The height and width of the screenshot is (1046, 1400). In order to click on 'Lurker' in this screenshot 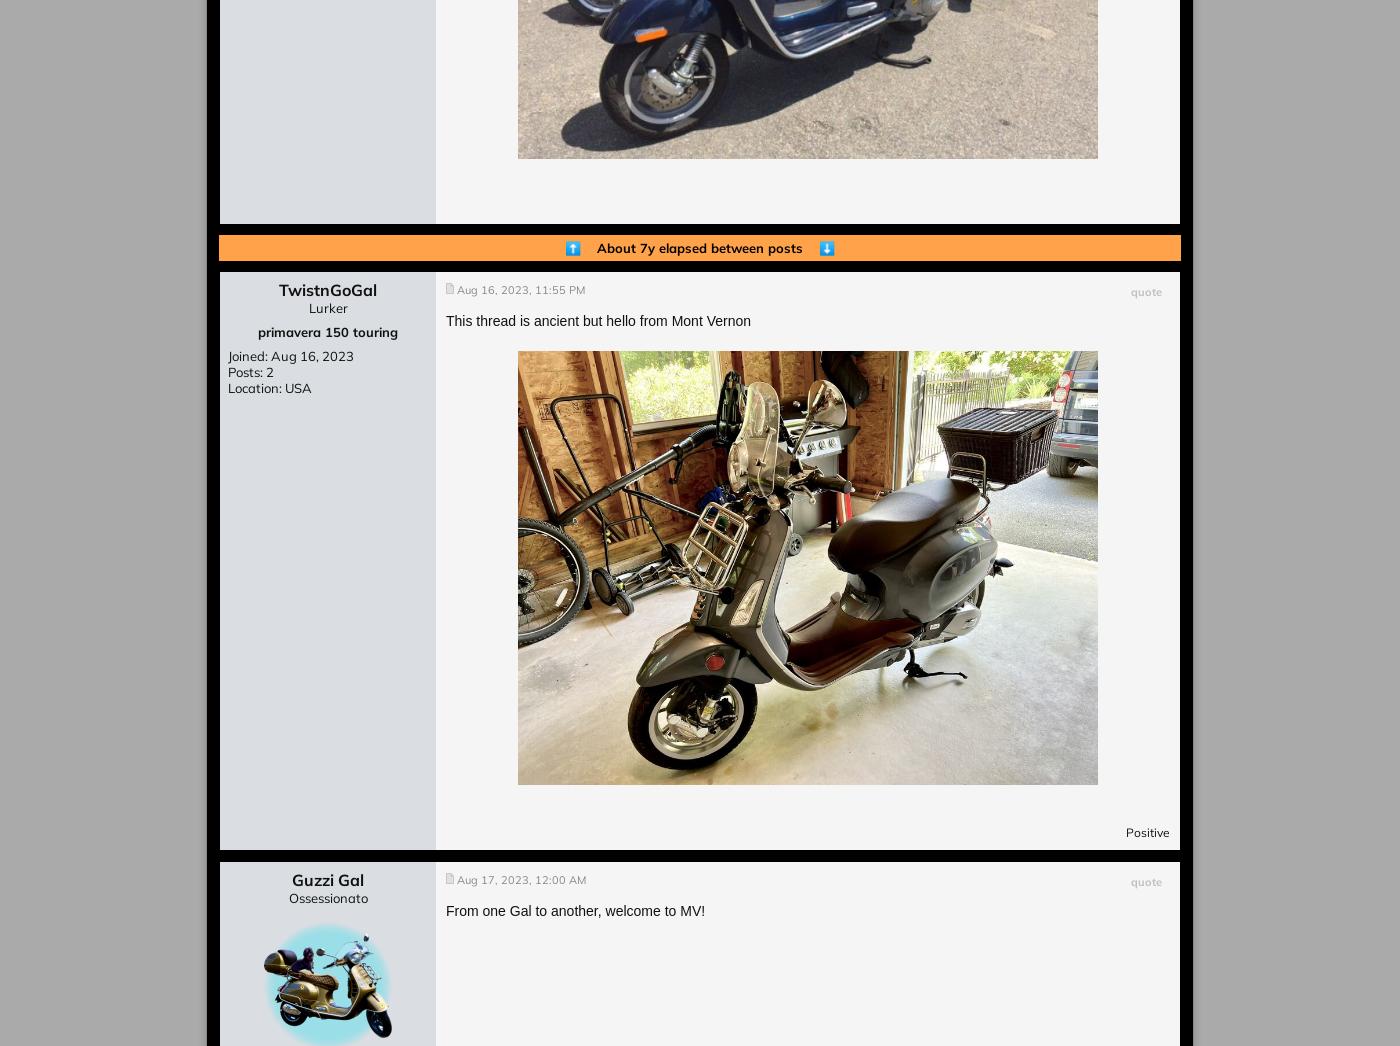, I will do `click(308, 307)`.